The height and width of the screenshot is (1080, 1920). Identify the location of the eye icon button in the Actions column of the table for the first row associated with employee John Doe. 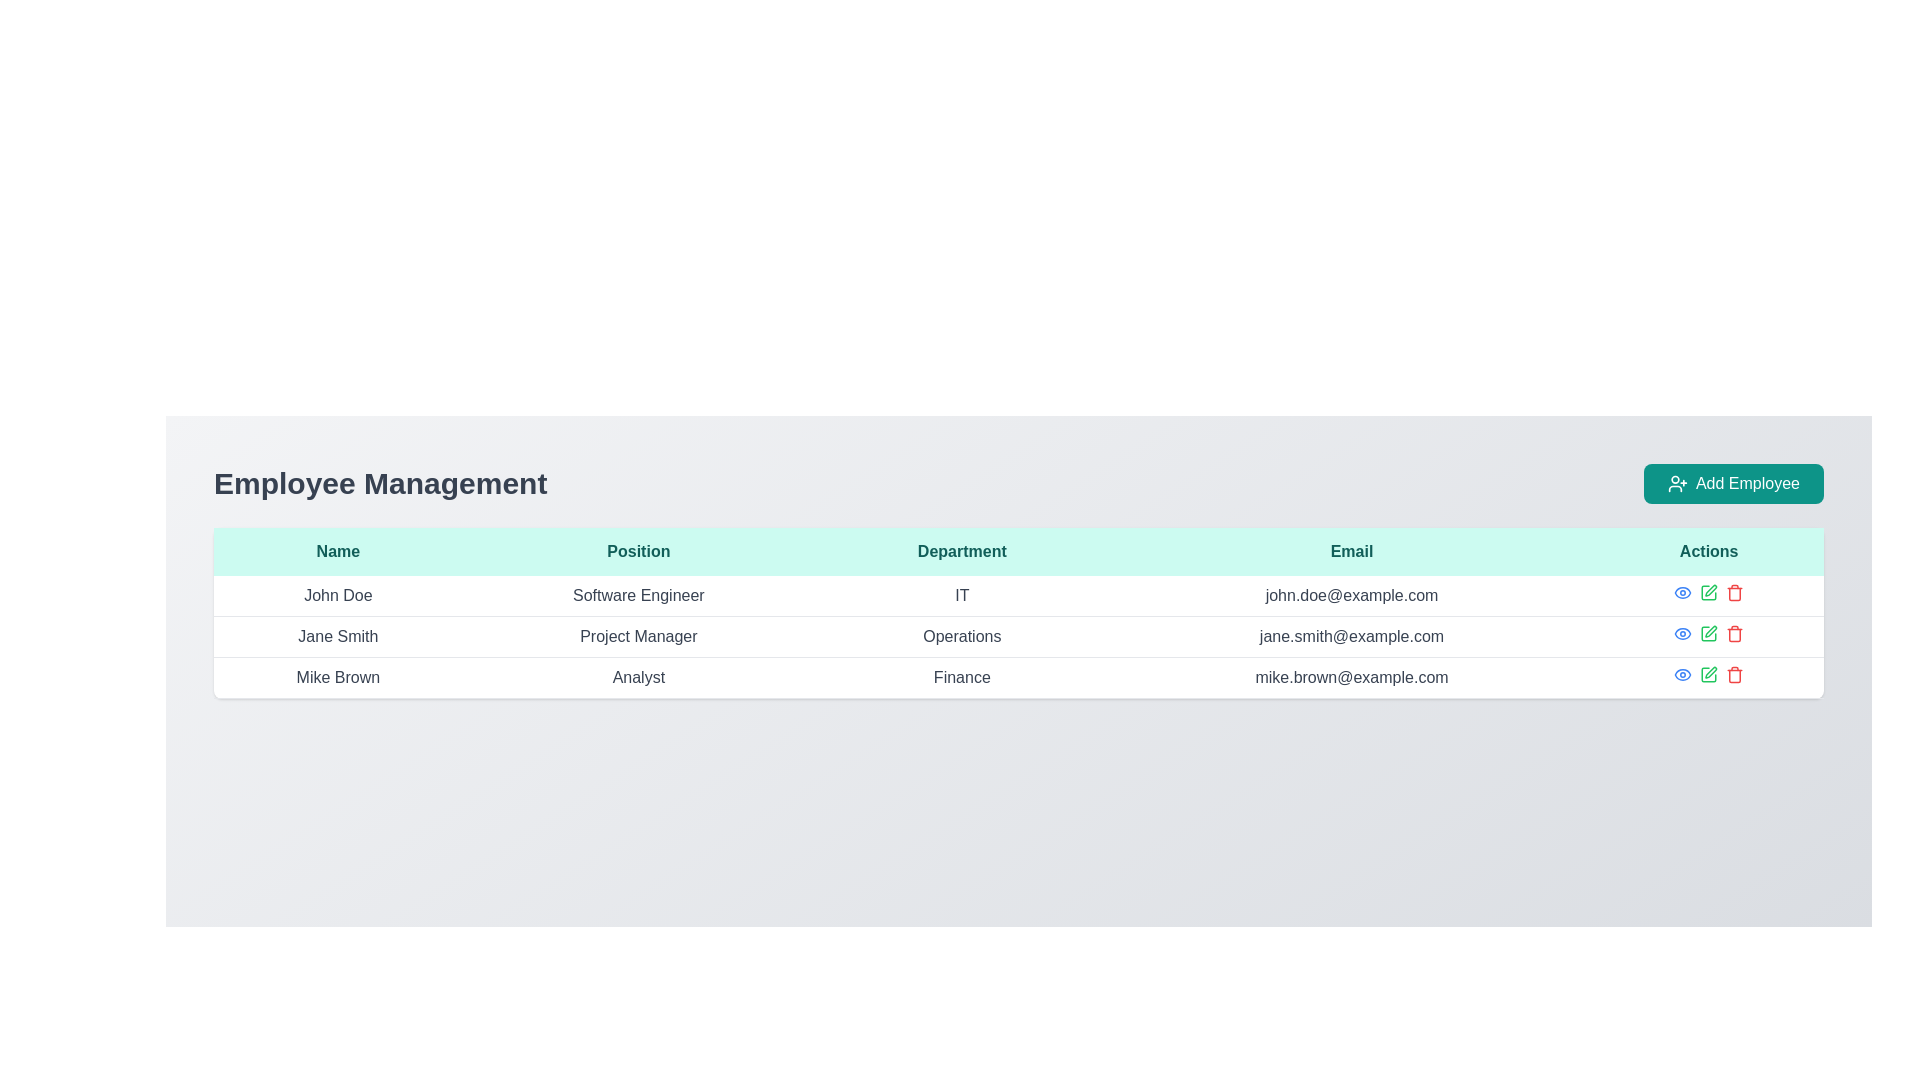
(1682, 592).